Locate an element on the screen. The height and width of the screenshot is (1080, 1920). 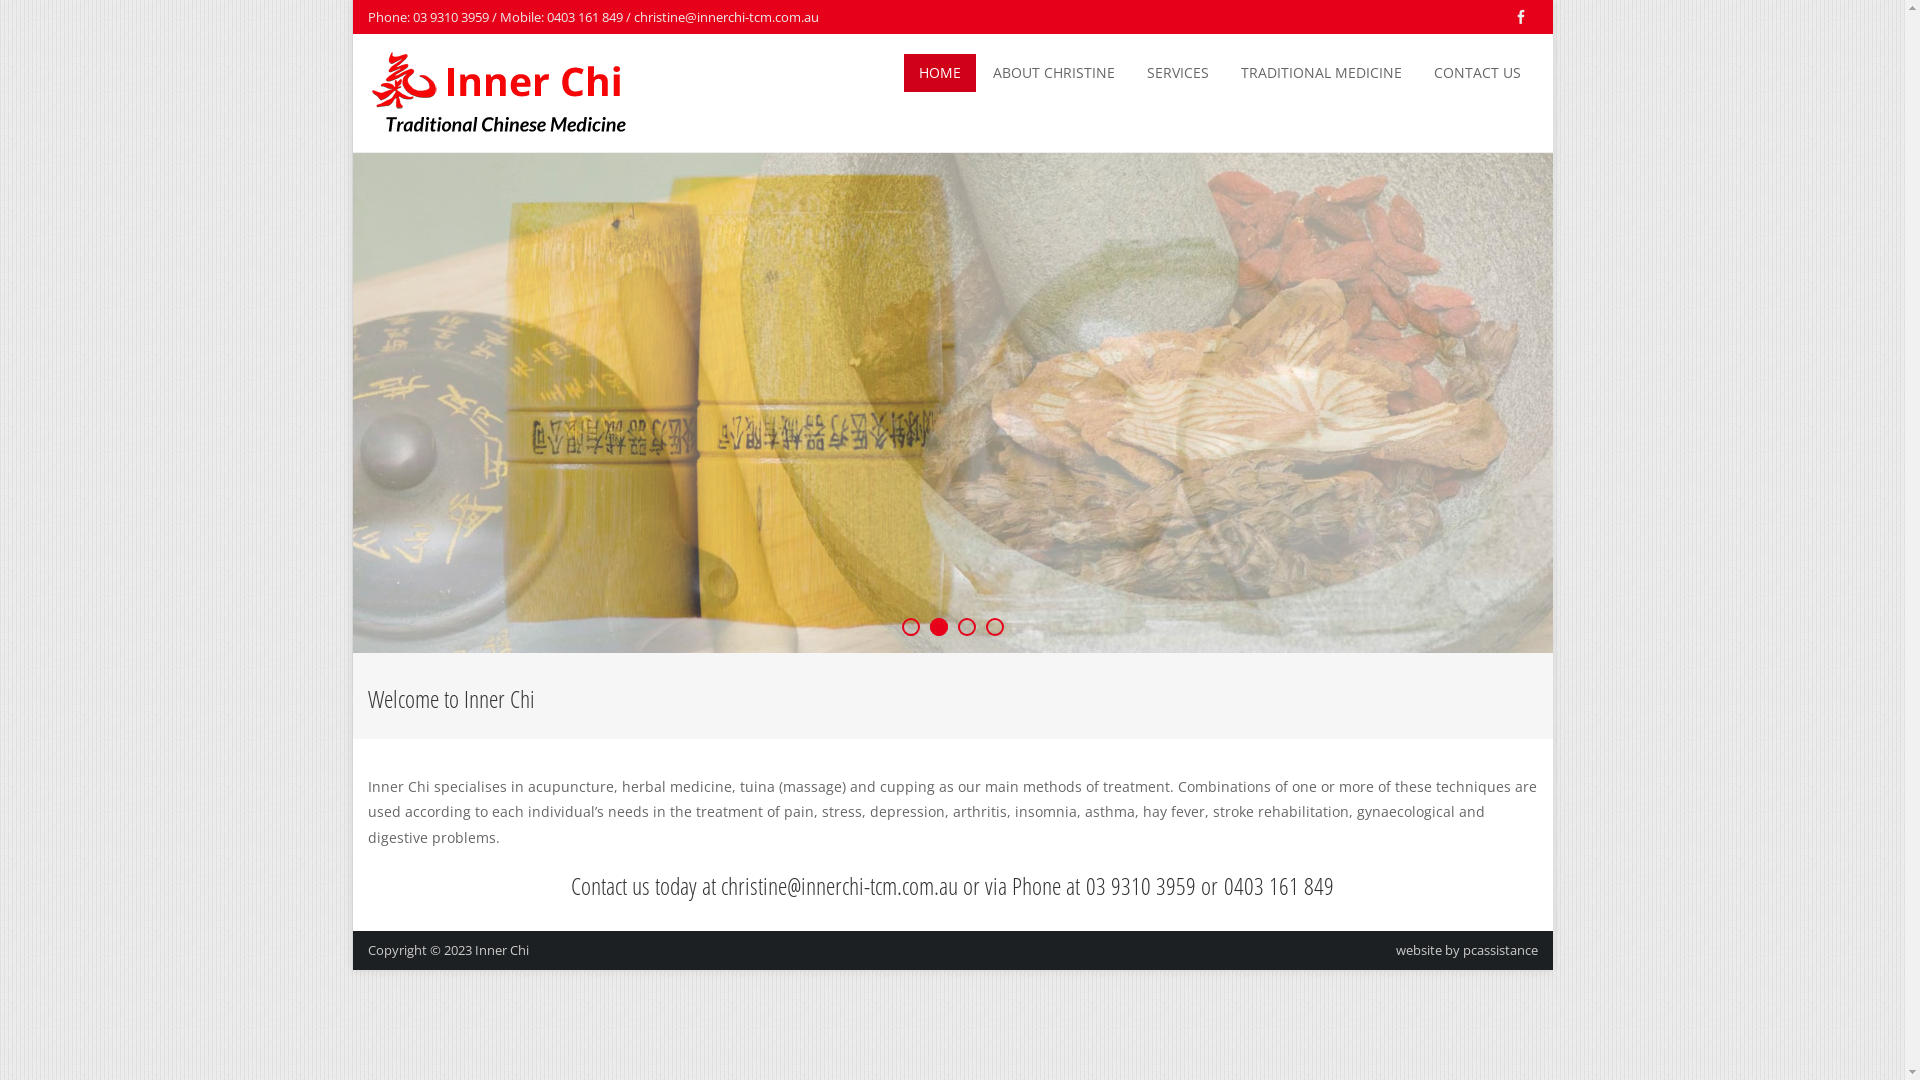
'ABOUT CHRISTINE' is located at coordinates (1053, 72).